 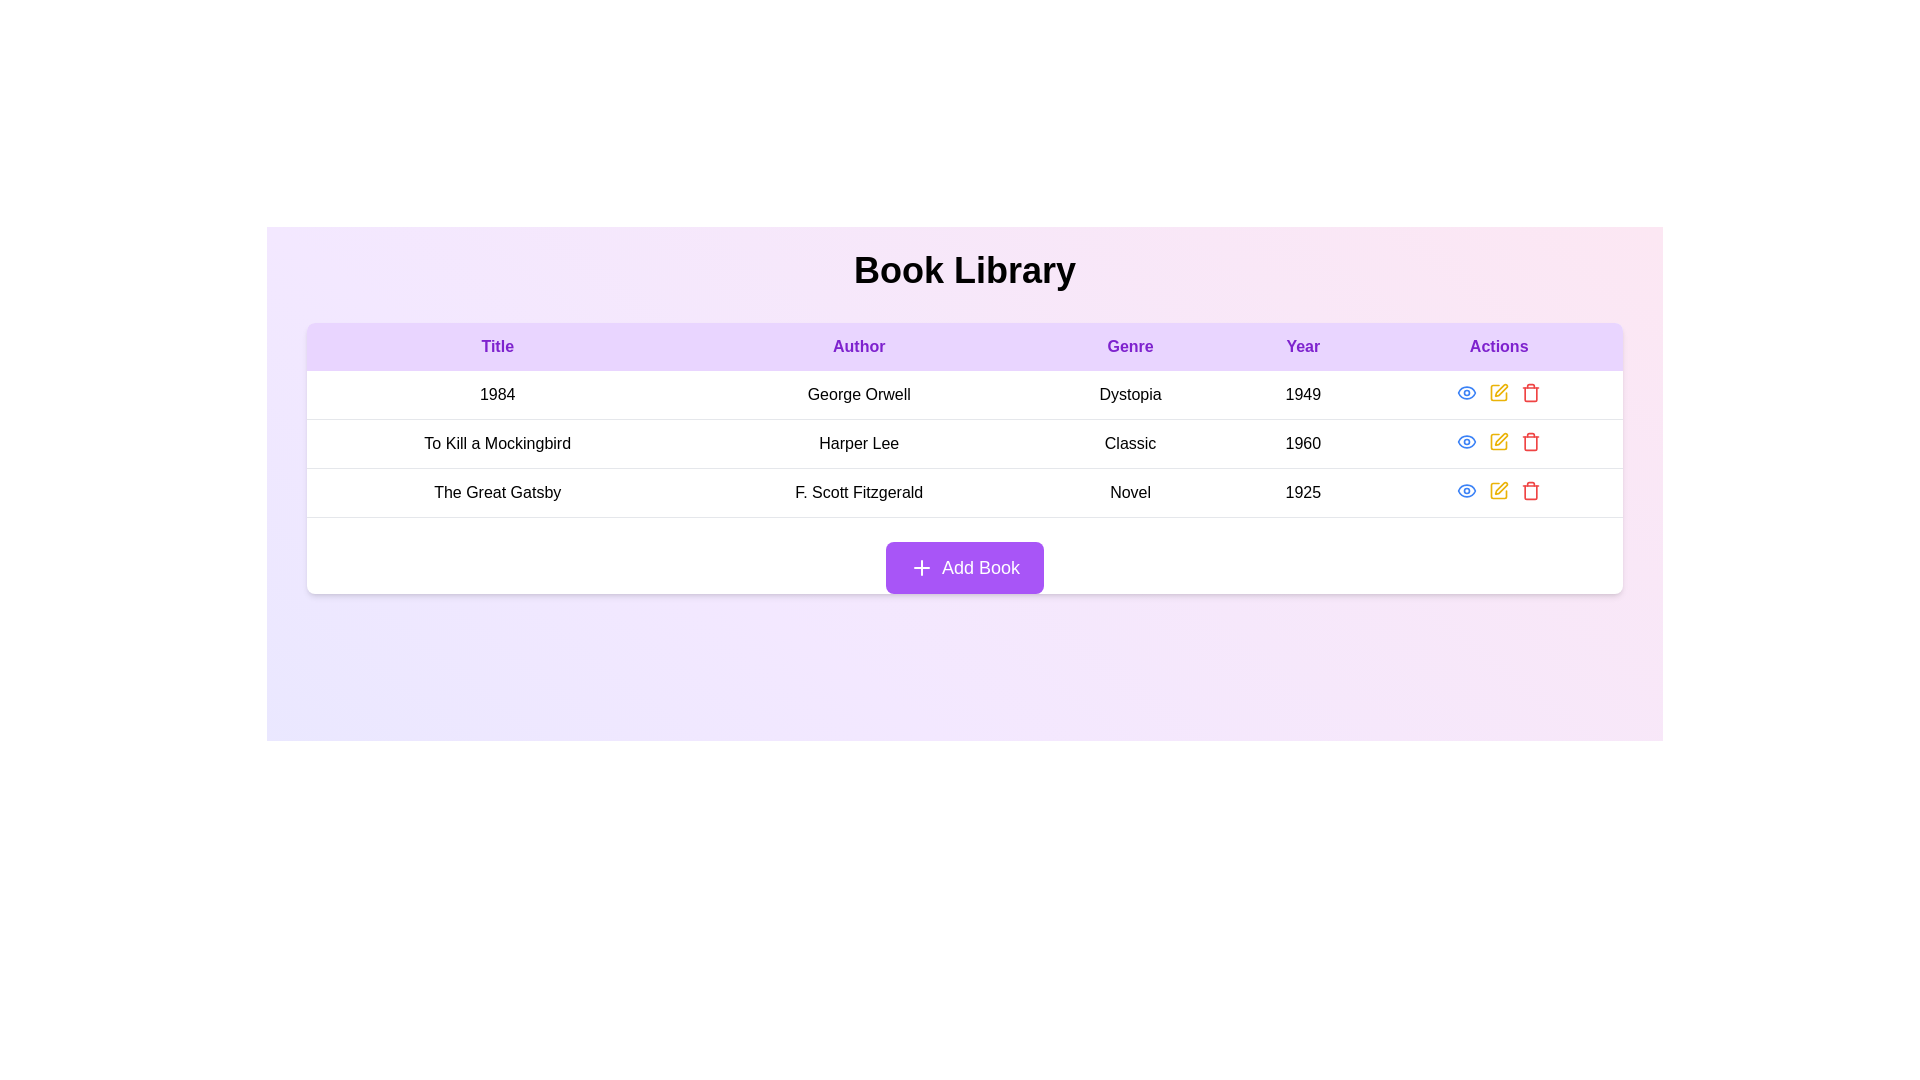 What do you see at coordinates (1499, 441) in the screenshot?
I see `the yellow edit icon button located in the 'Actions' column of the second row in the table` at bounding box center [1499, 441].